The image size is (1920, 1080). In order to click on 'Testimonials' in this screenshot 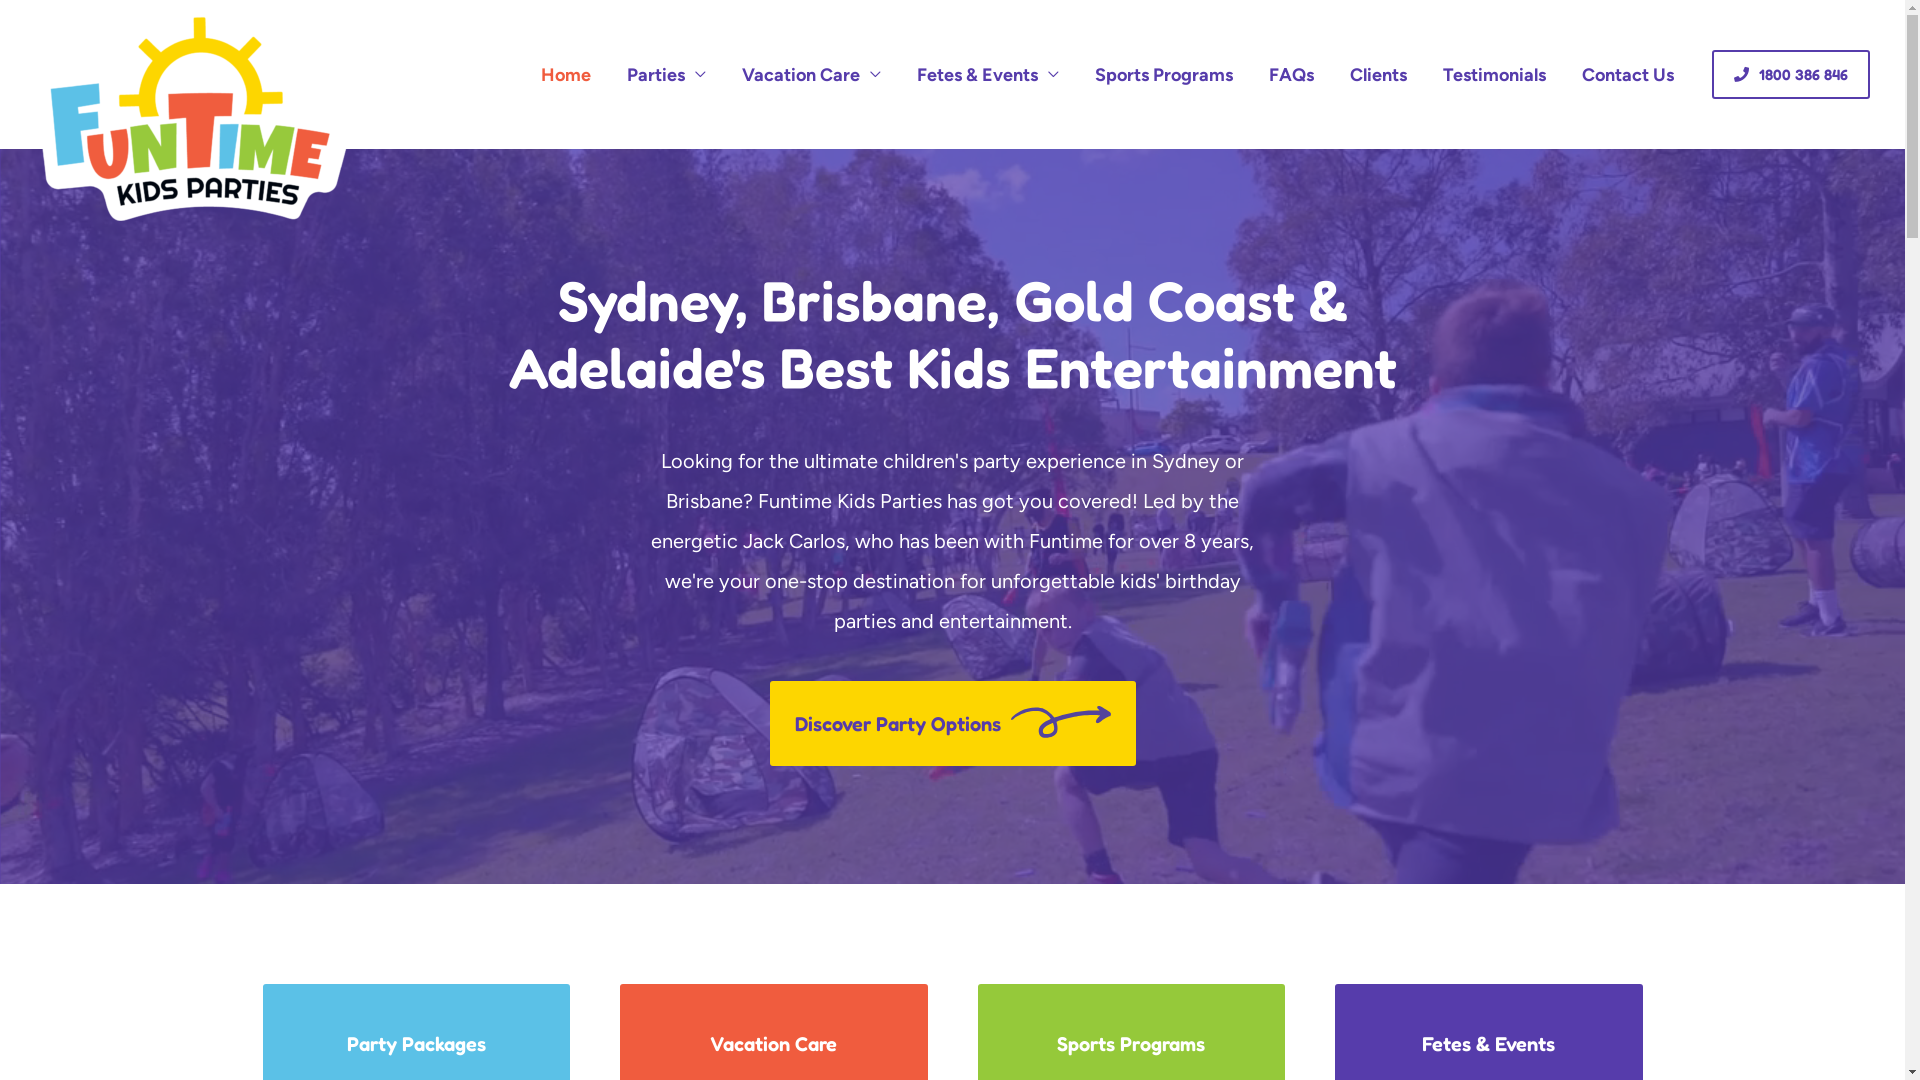, I will do `click(1494, 73)`.